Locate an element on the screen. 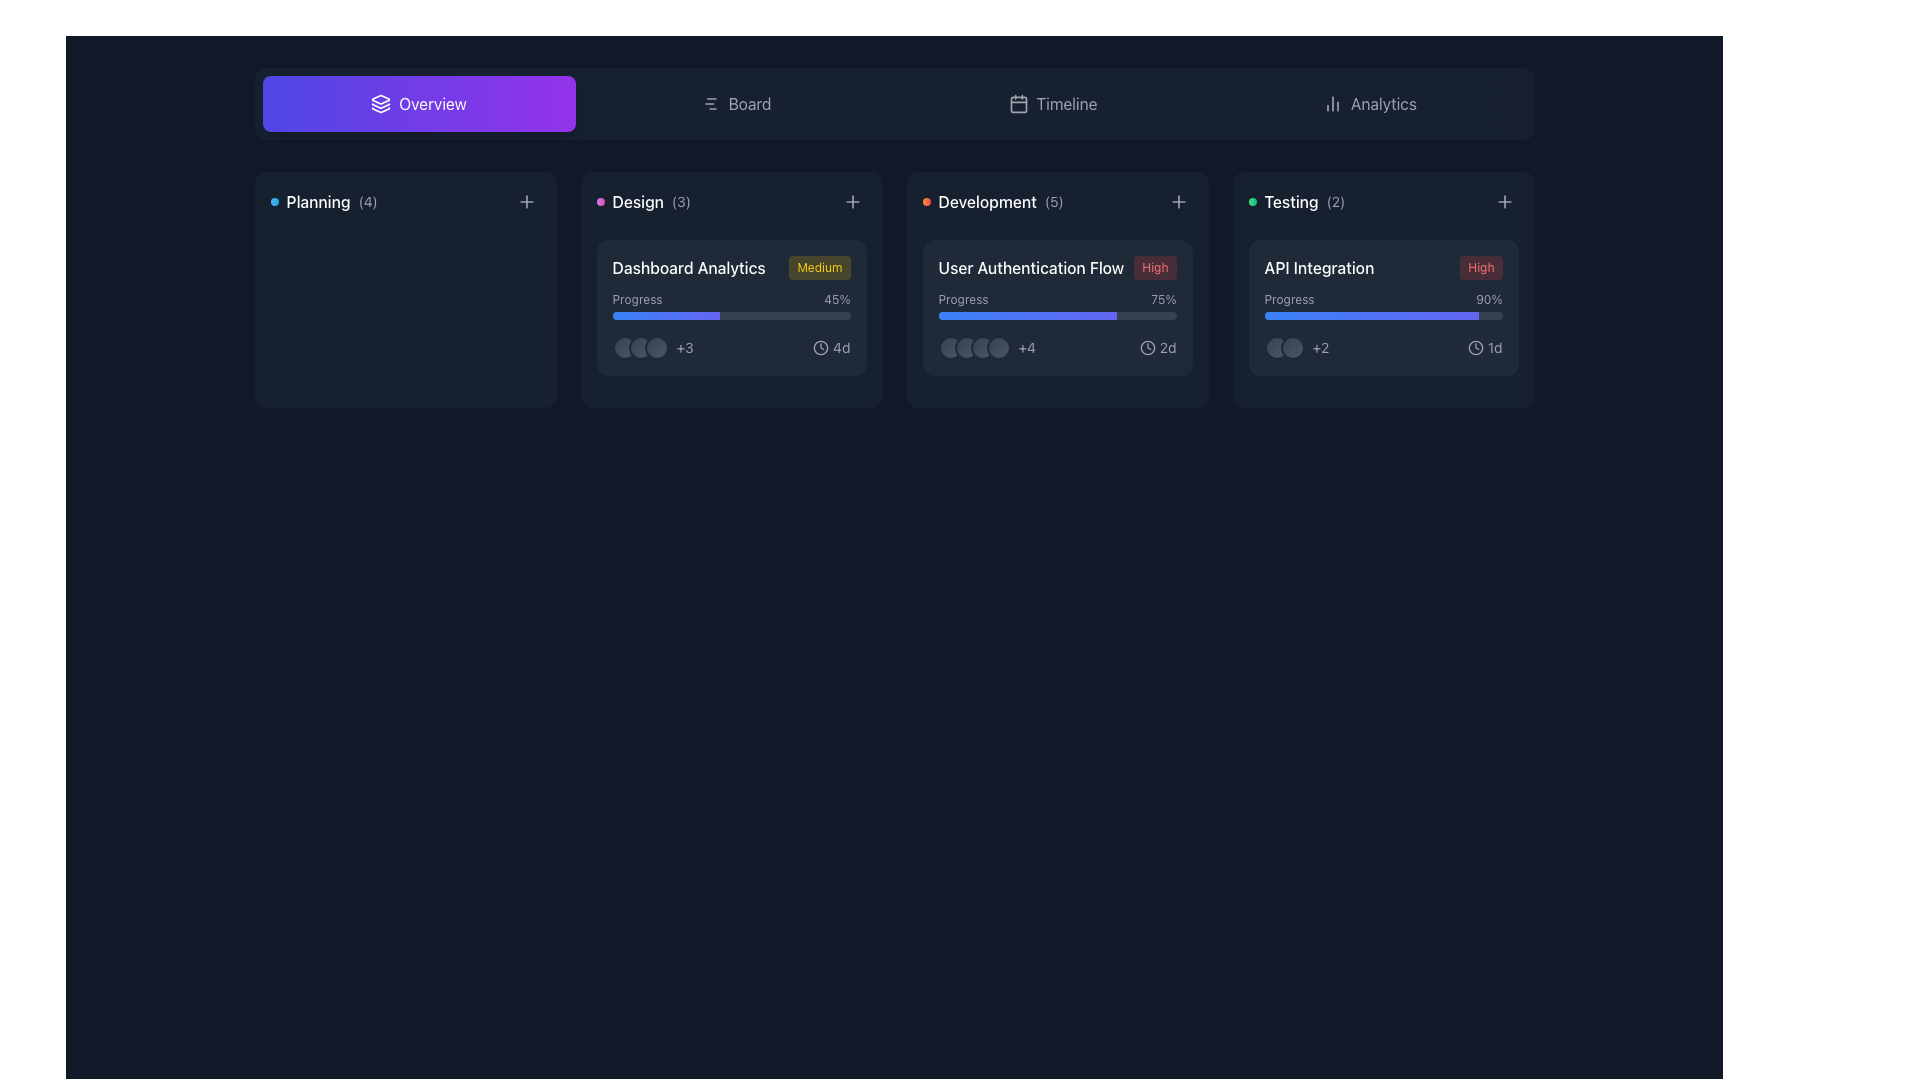  icons of the Status indicator located at the bottom of the 'Dashboard Analytics' card under the 'Design' category for additional information is located at coordinates (730, 346).